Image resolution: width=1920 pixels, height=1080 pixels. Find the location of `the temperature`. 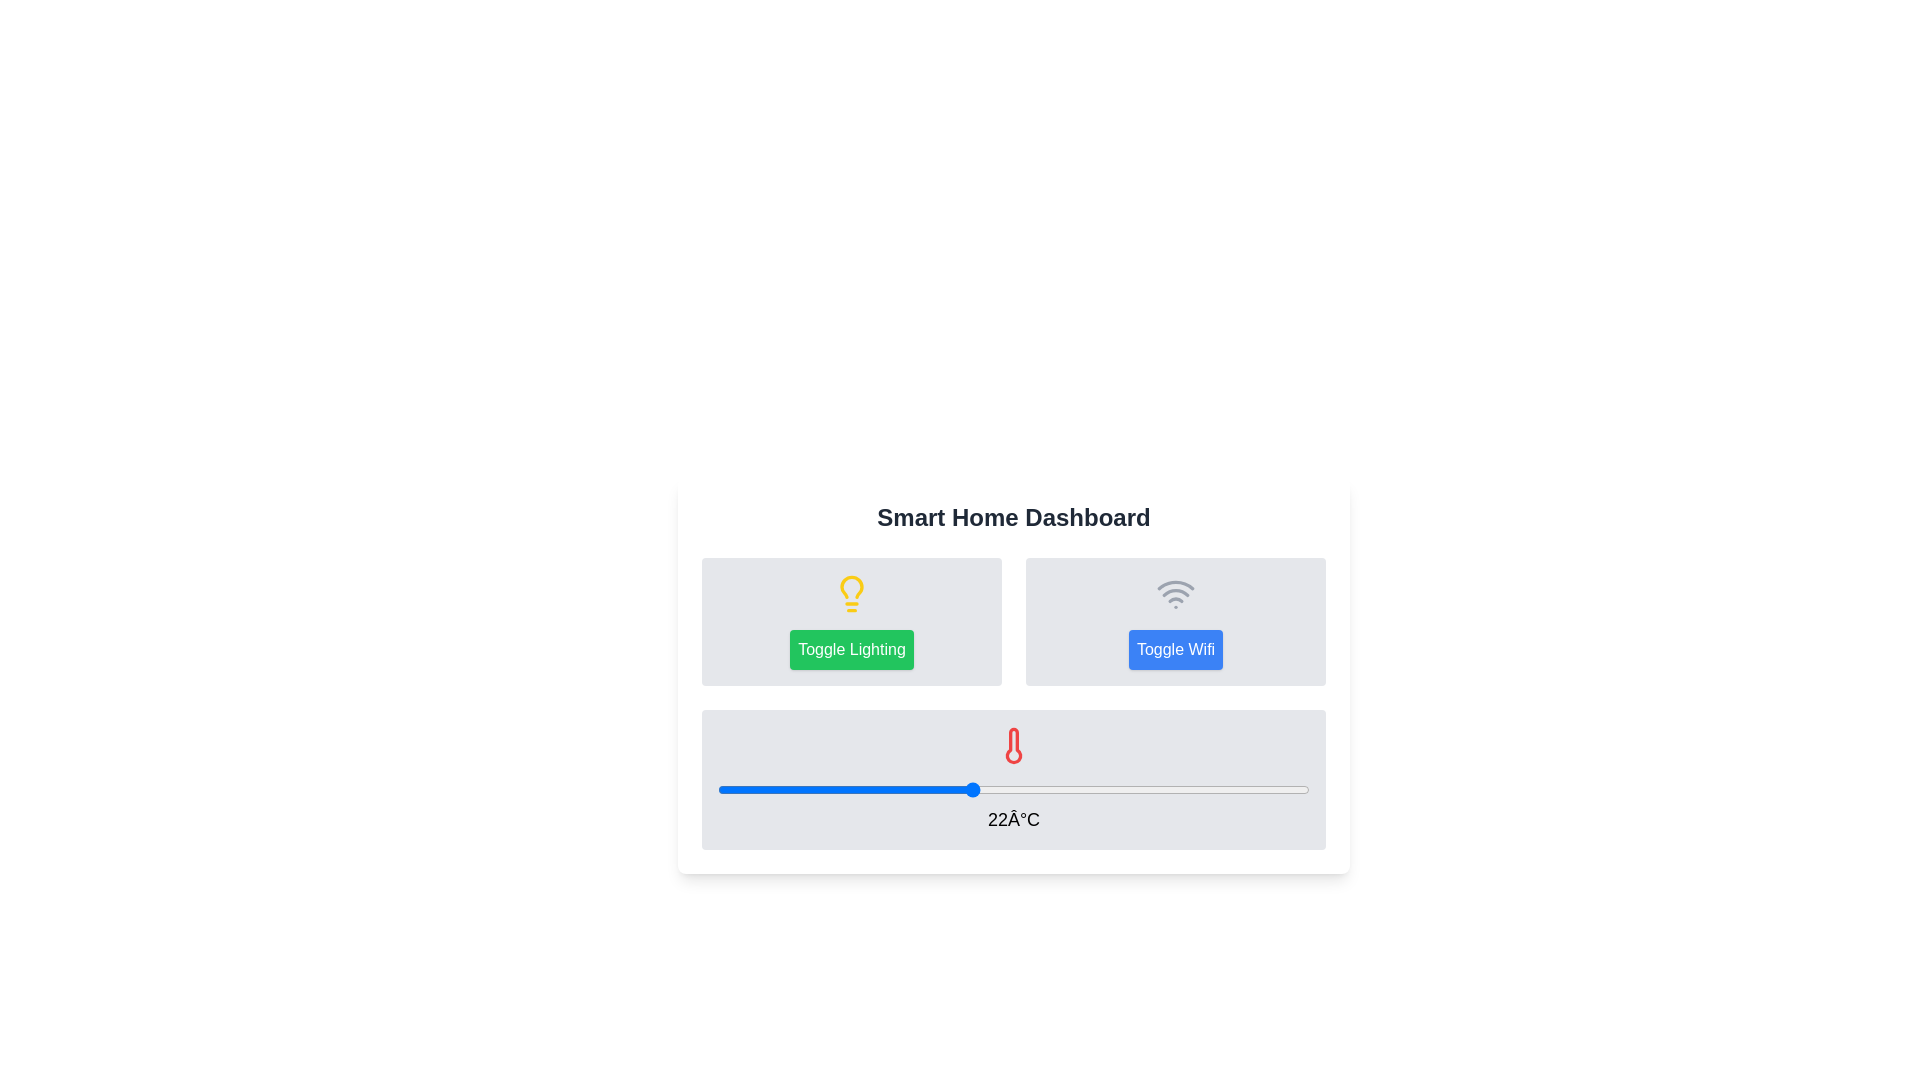

the temperature is located at coordinates (1140, 789).